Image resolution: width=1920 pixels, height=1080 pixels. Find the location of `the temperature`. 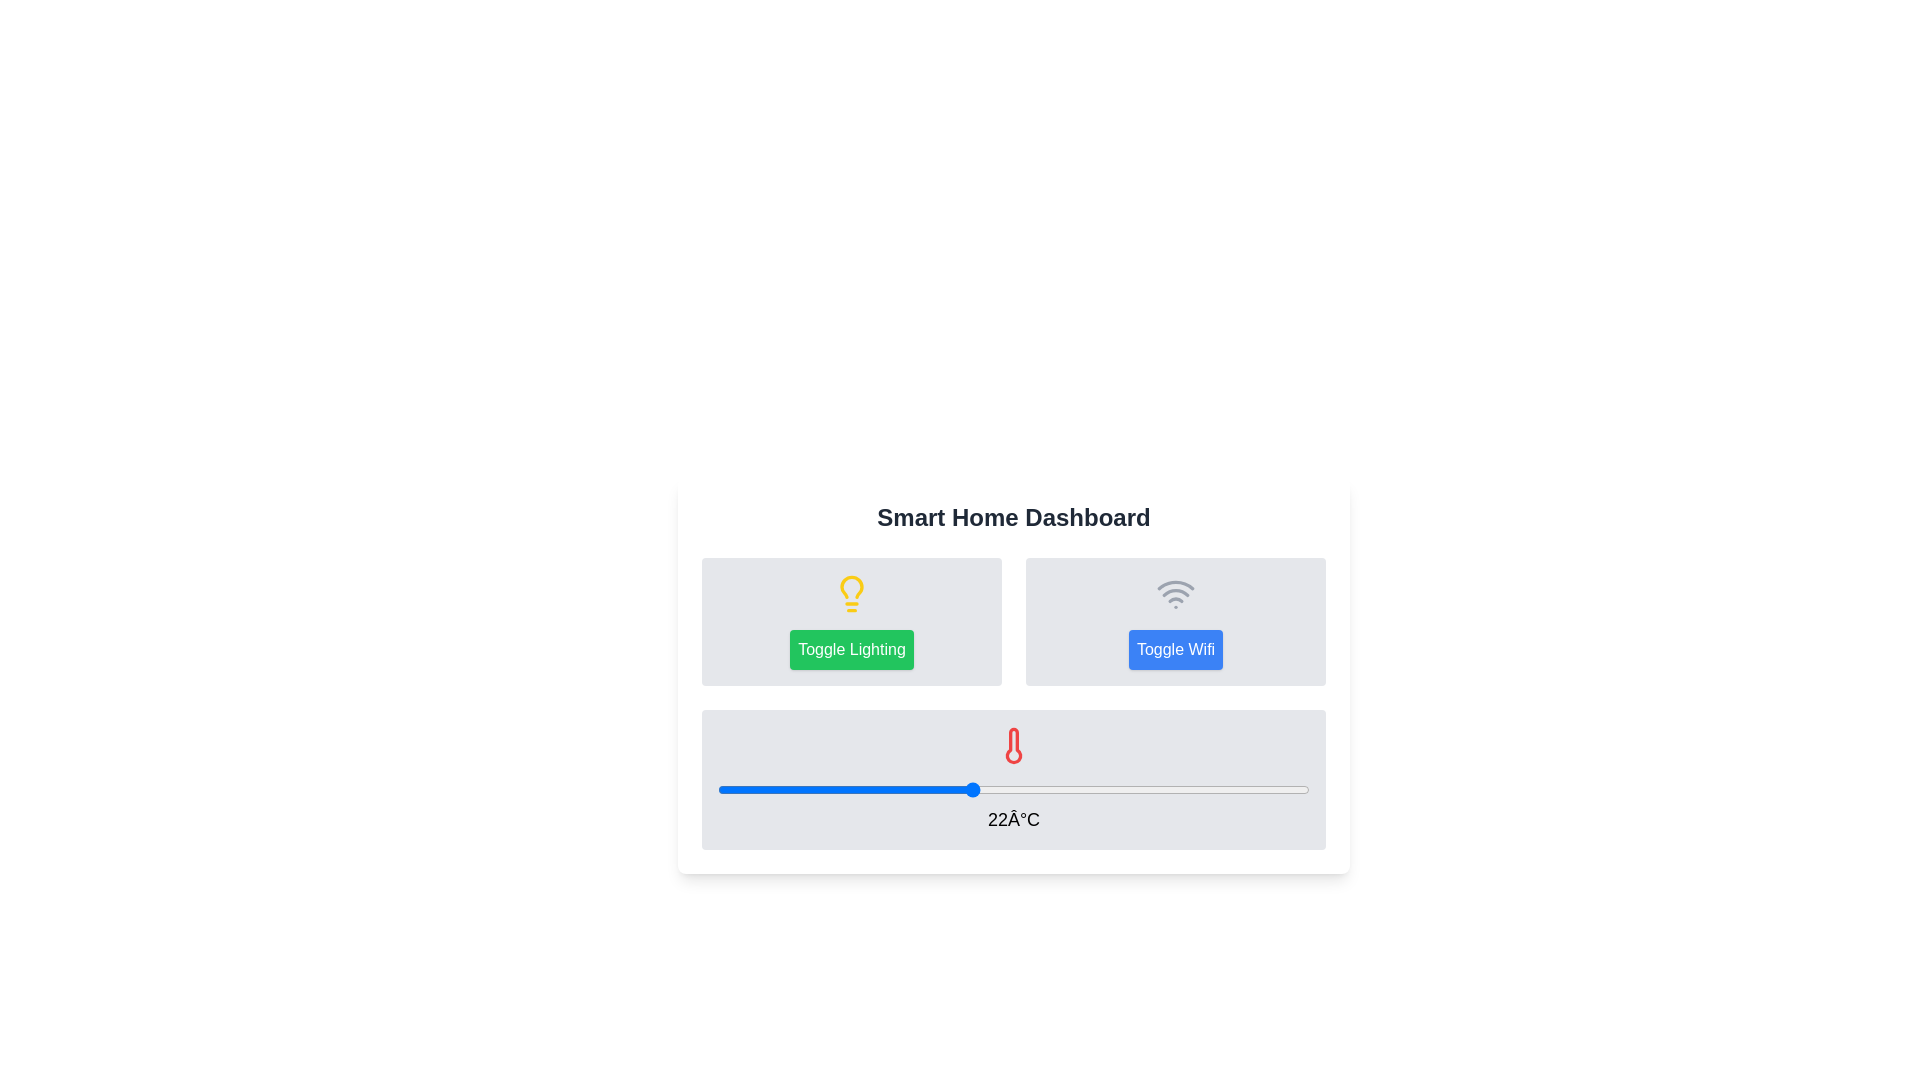

the temperature is located at coordinates (1140, 789).